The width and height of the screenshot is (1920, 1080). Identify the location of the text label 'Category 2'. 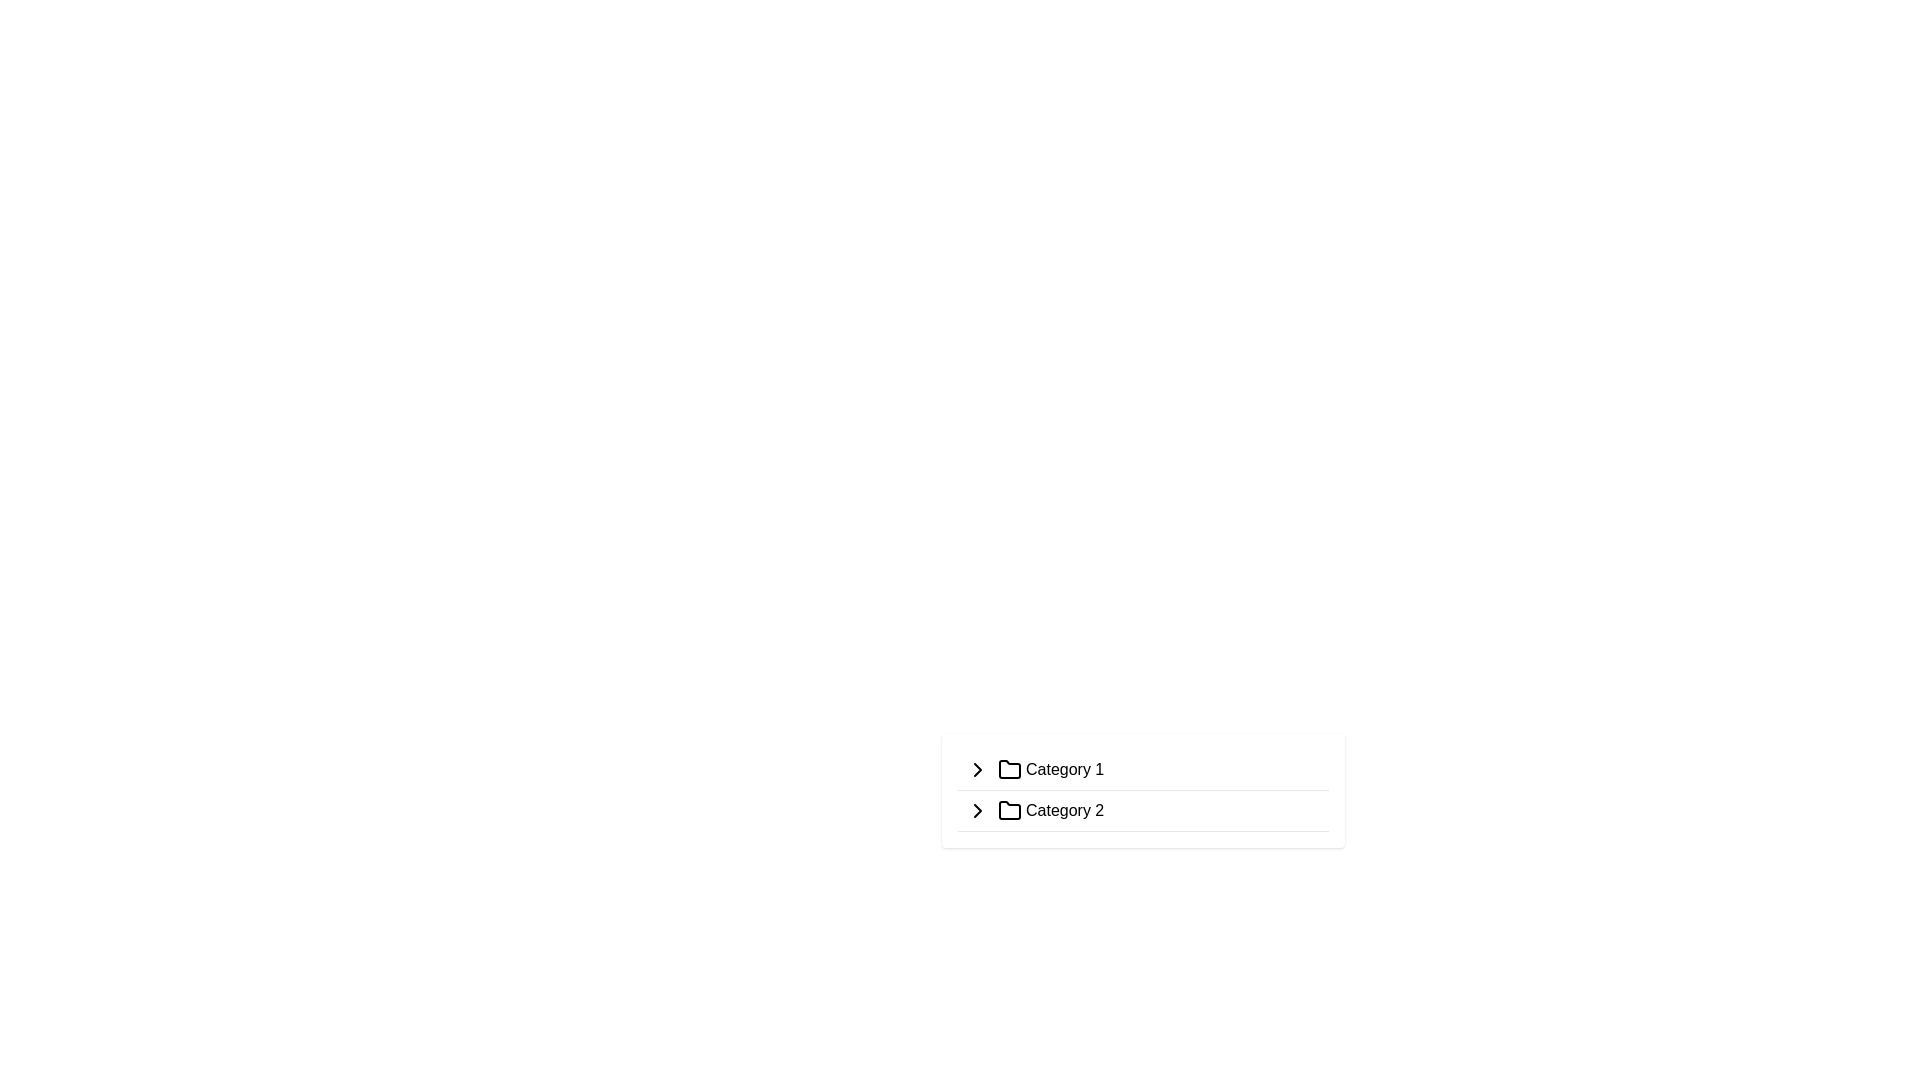
(1064, 810).